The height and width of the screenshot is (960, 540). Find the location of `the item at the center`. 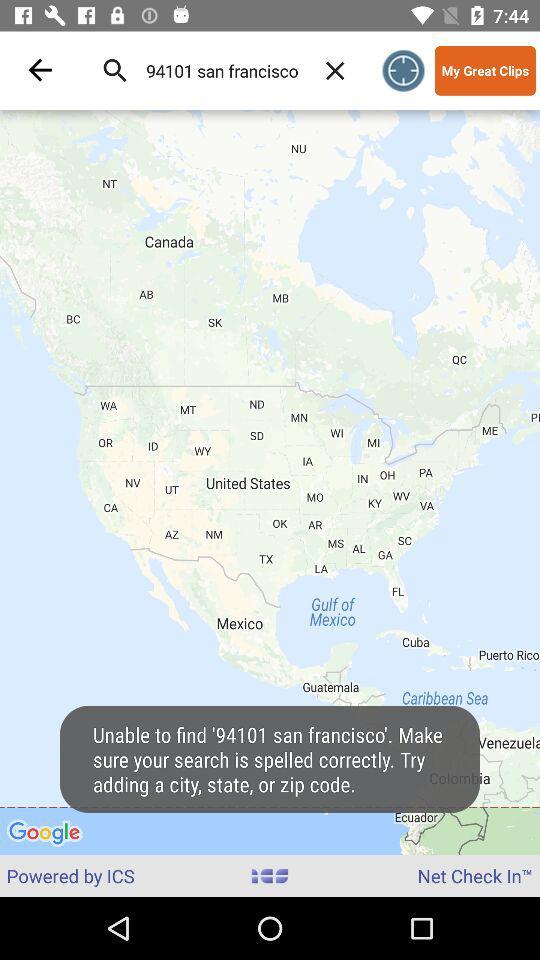

the item at the center is located at coordinates (270, 481).